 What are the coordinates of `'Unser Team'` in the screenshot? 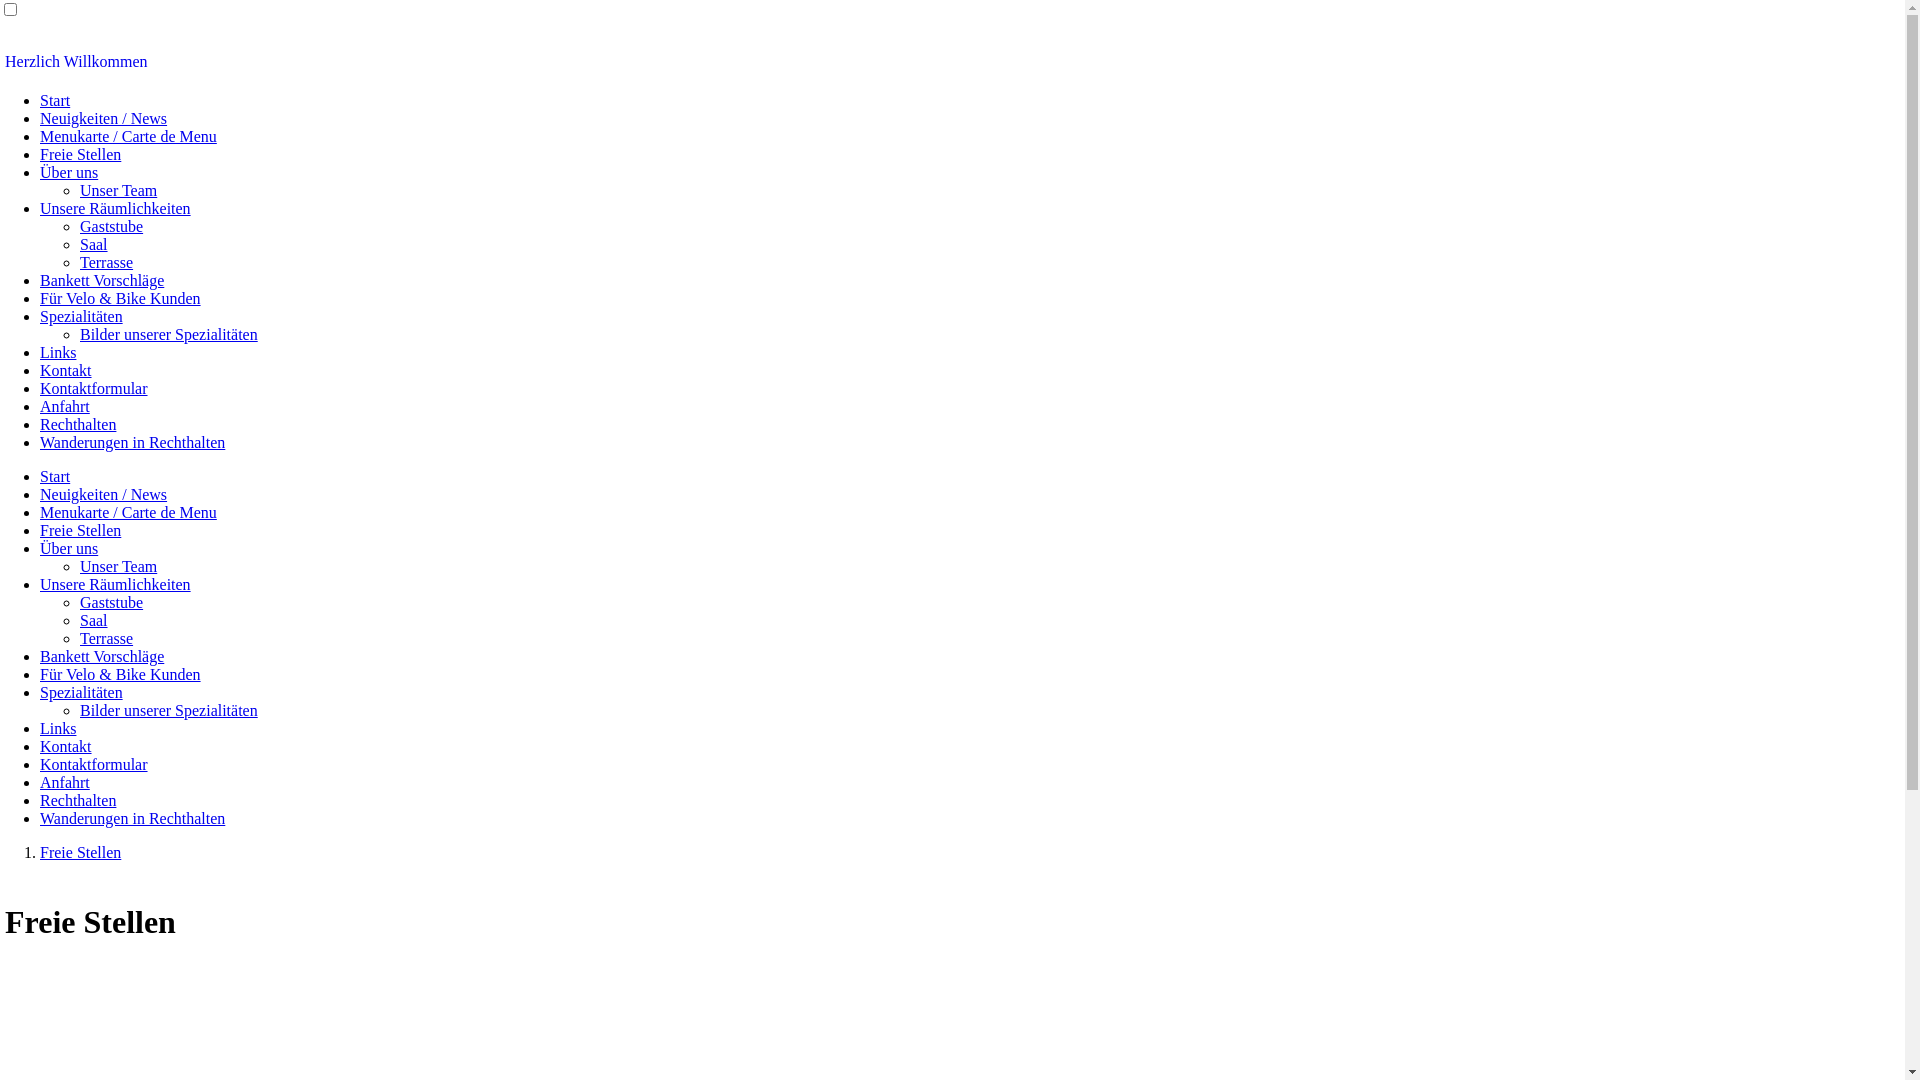 It's located at (117, 566).